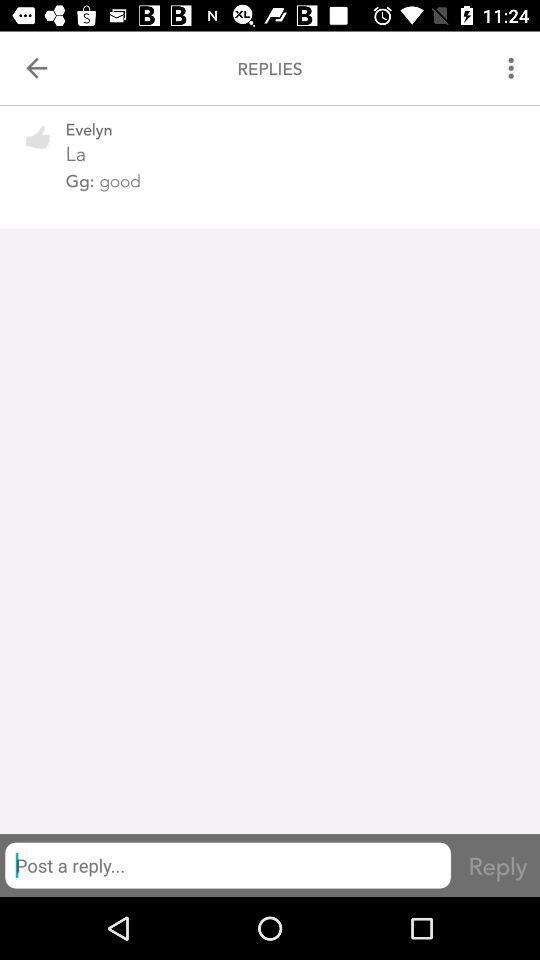 This screenshot has height=960, width=540. What do you see at coordinates (36, 68) in the screenshot?
I see `item to the left of replies` at bounding box center [36, 68].